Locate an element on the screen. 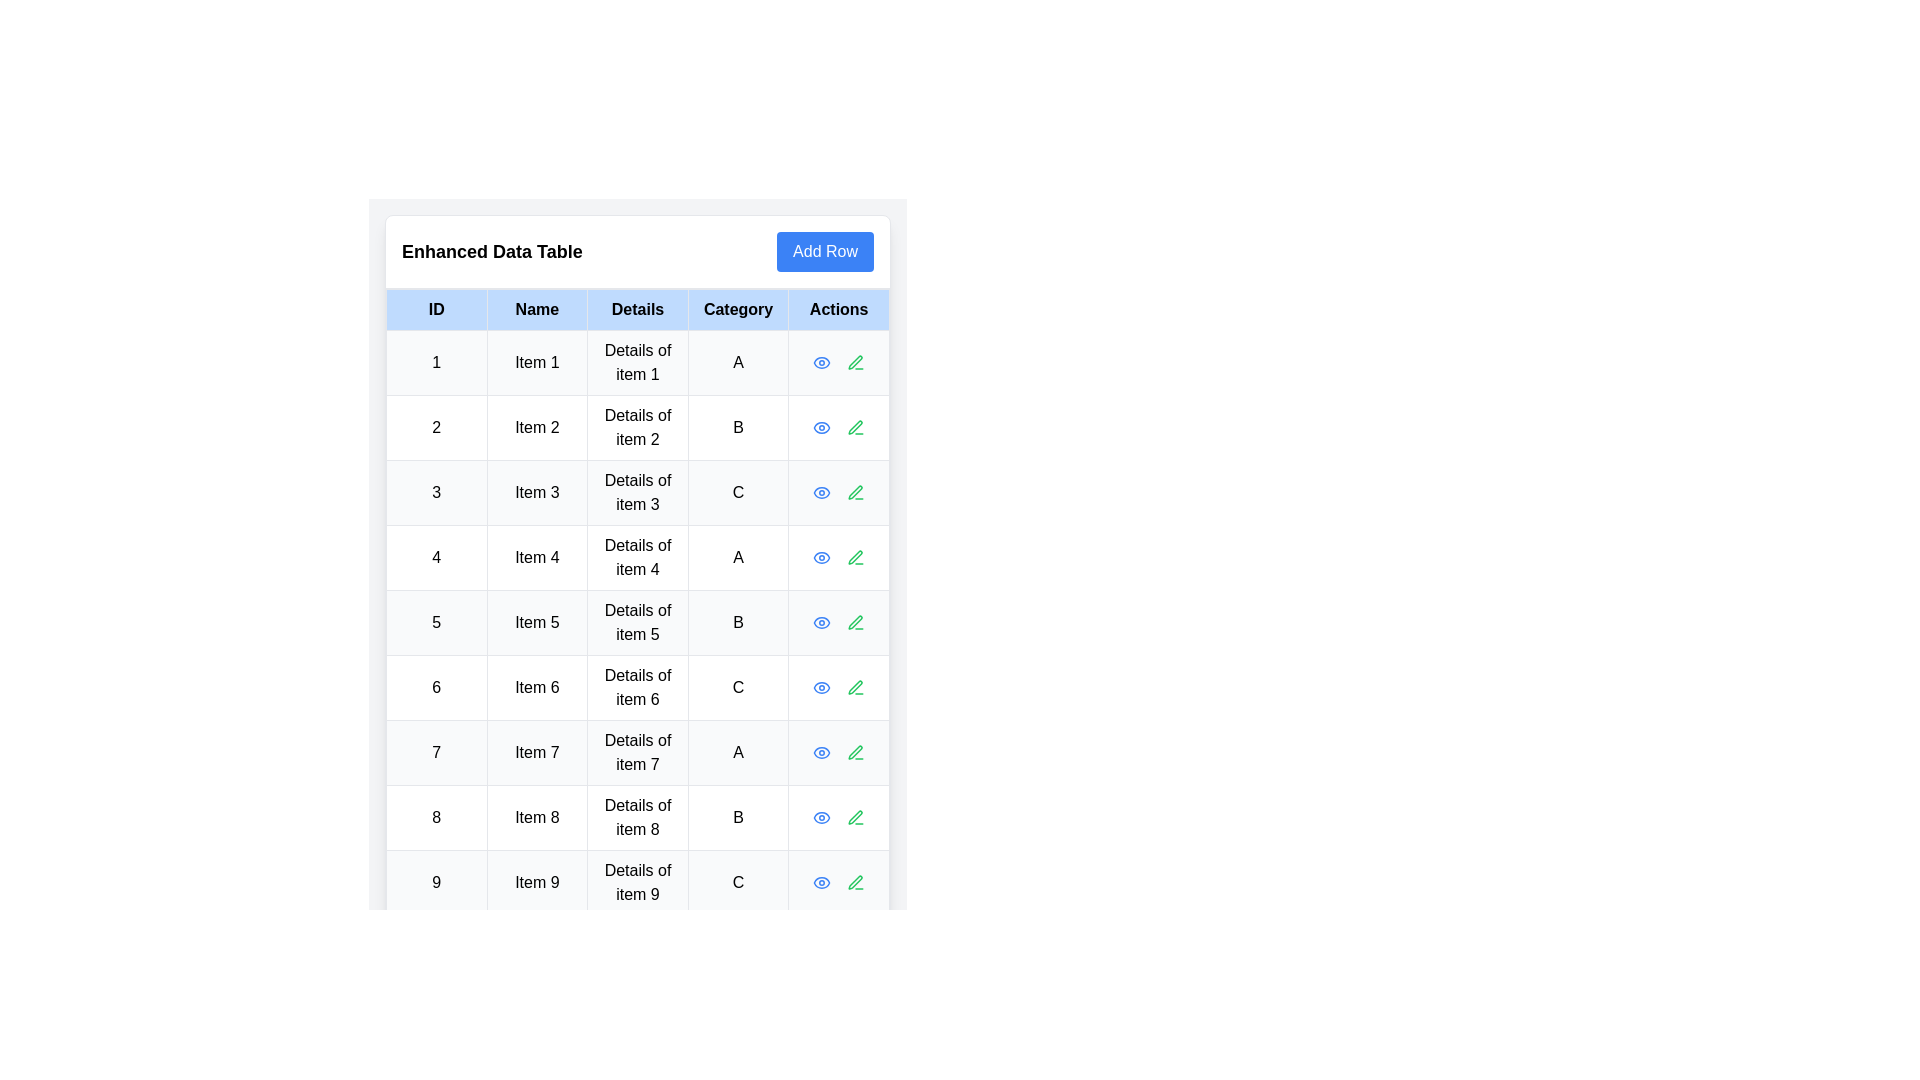  static text element containing '1' located in the first cell of the 'ID' column in the table is located at coordinates (435, 362).